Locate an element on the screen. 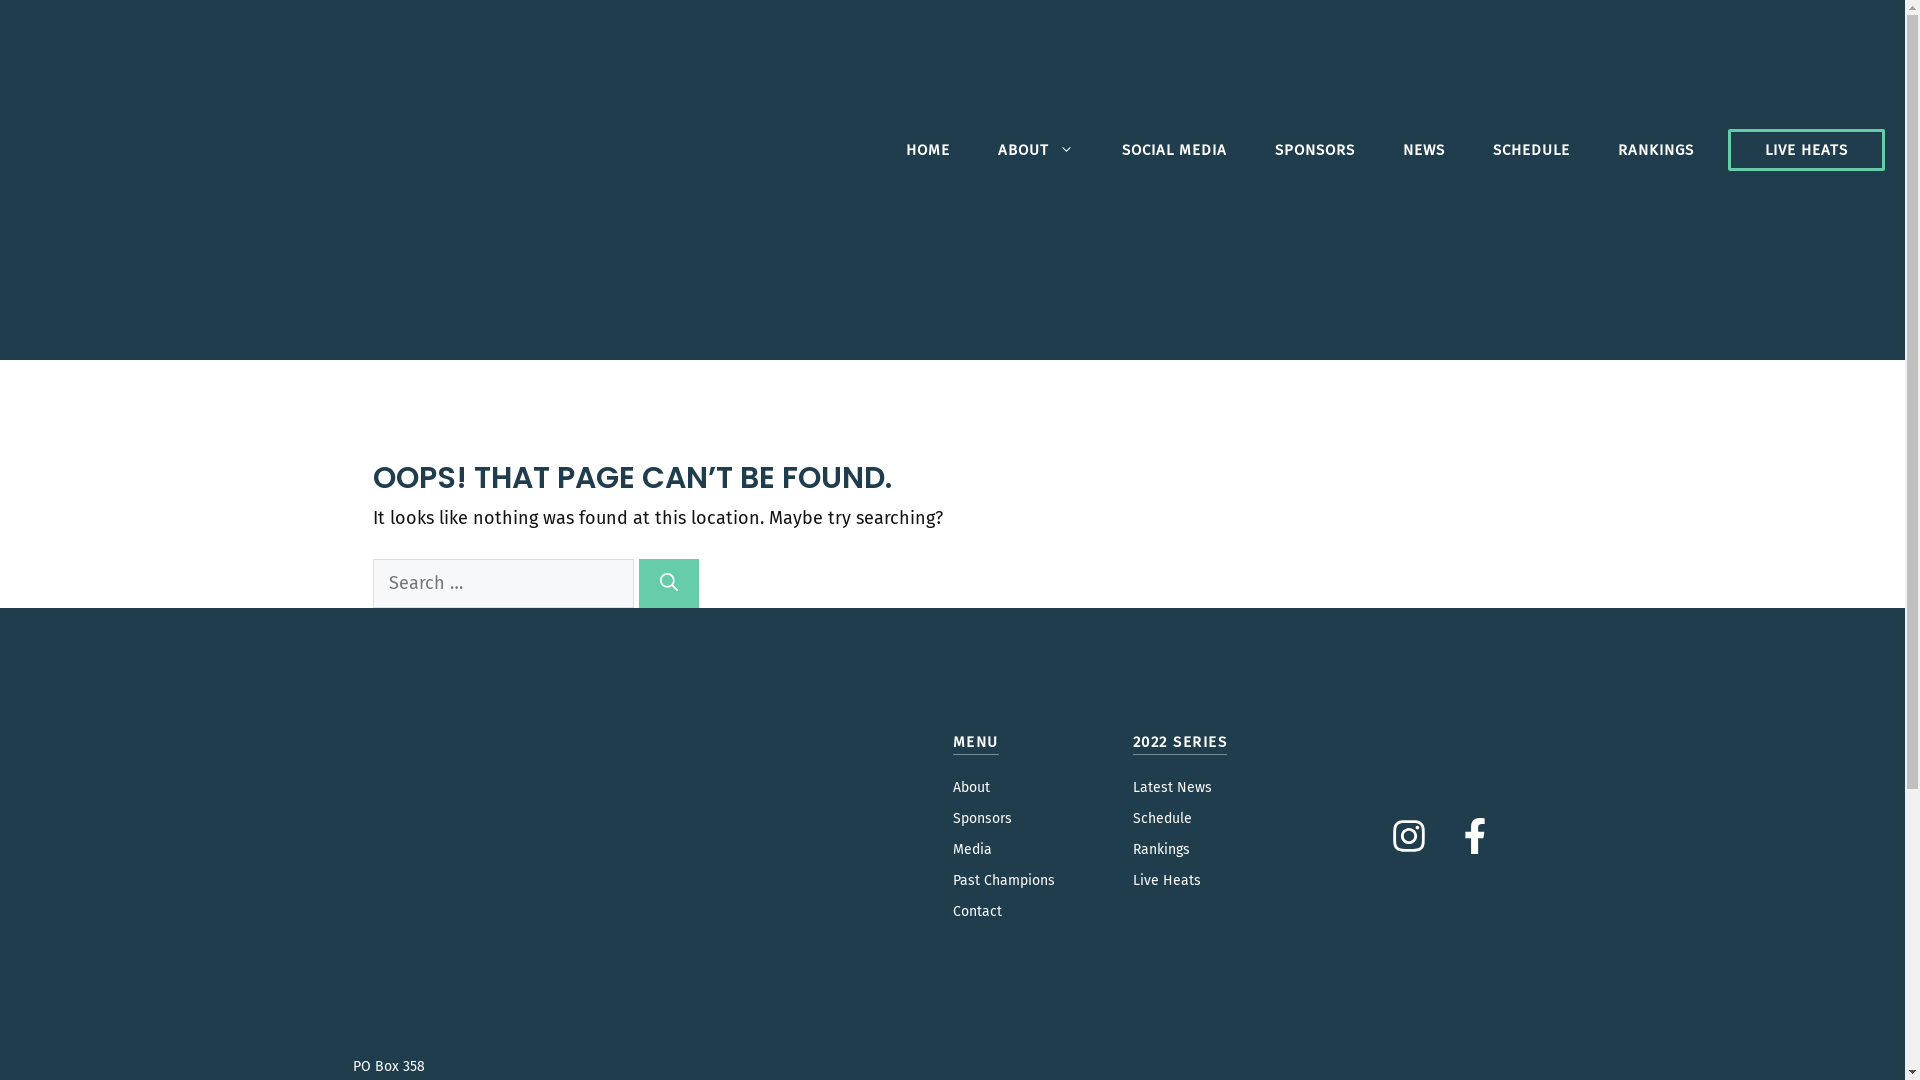 This screenshot has width=1920, height=1080. 'HOME' is located at coordinates (926, 149).